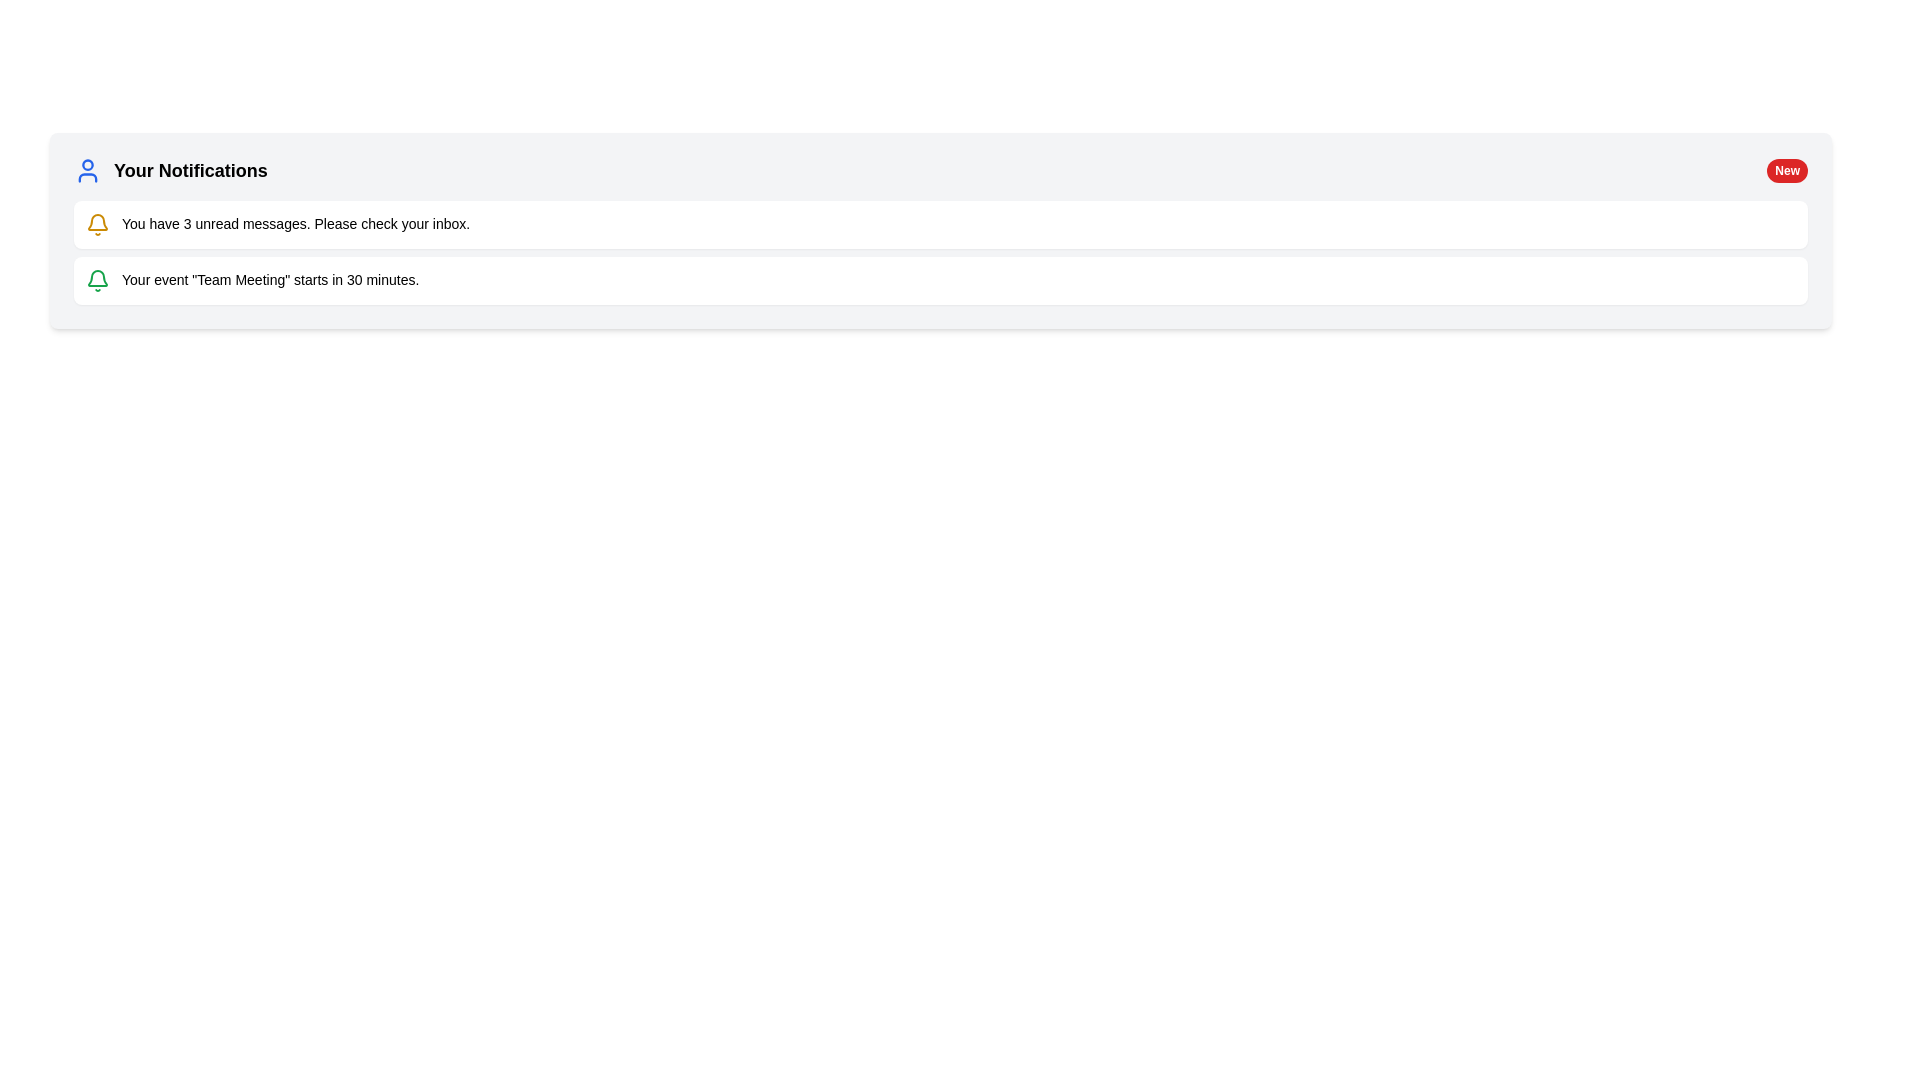  I want to click on the blue user icon located to the left of the 'Your Notifications' label, so click(86, 169).